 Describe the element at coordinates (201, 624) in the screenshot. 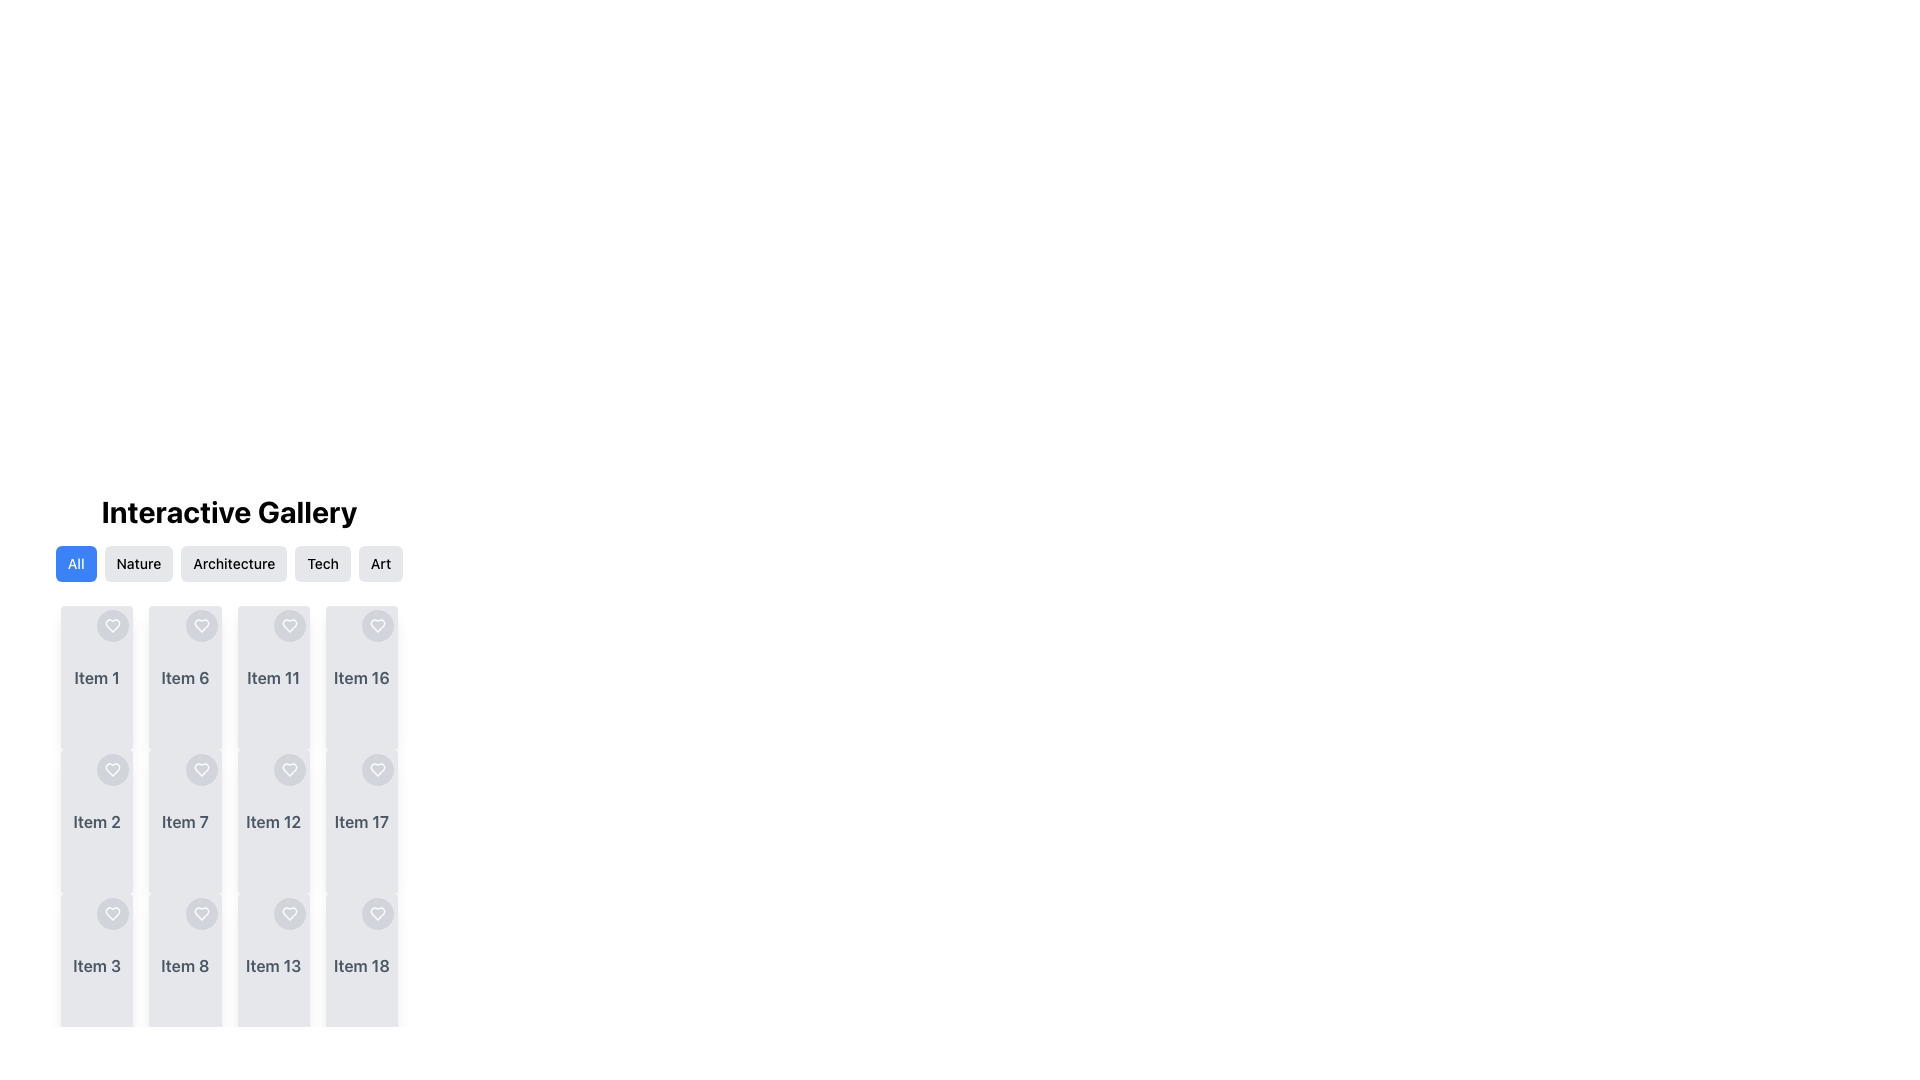

I see `the heart icon button located at the top-right corner of the card labeled 'Item 6'` at that location.